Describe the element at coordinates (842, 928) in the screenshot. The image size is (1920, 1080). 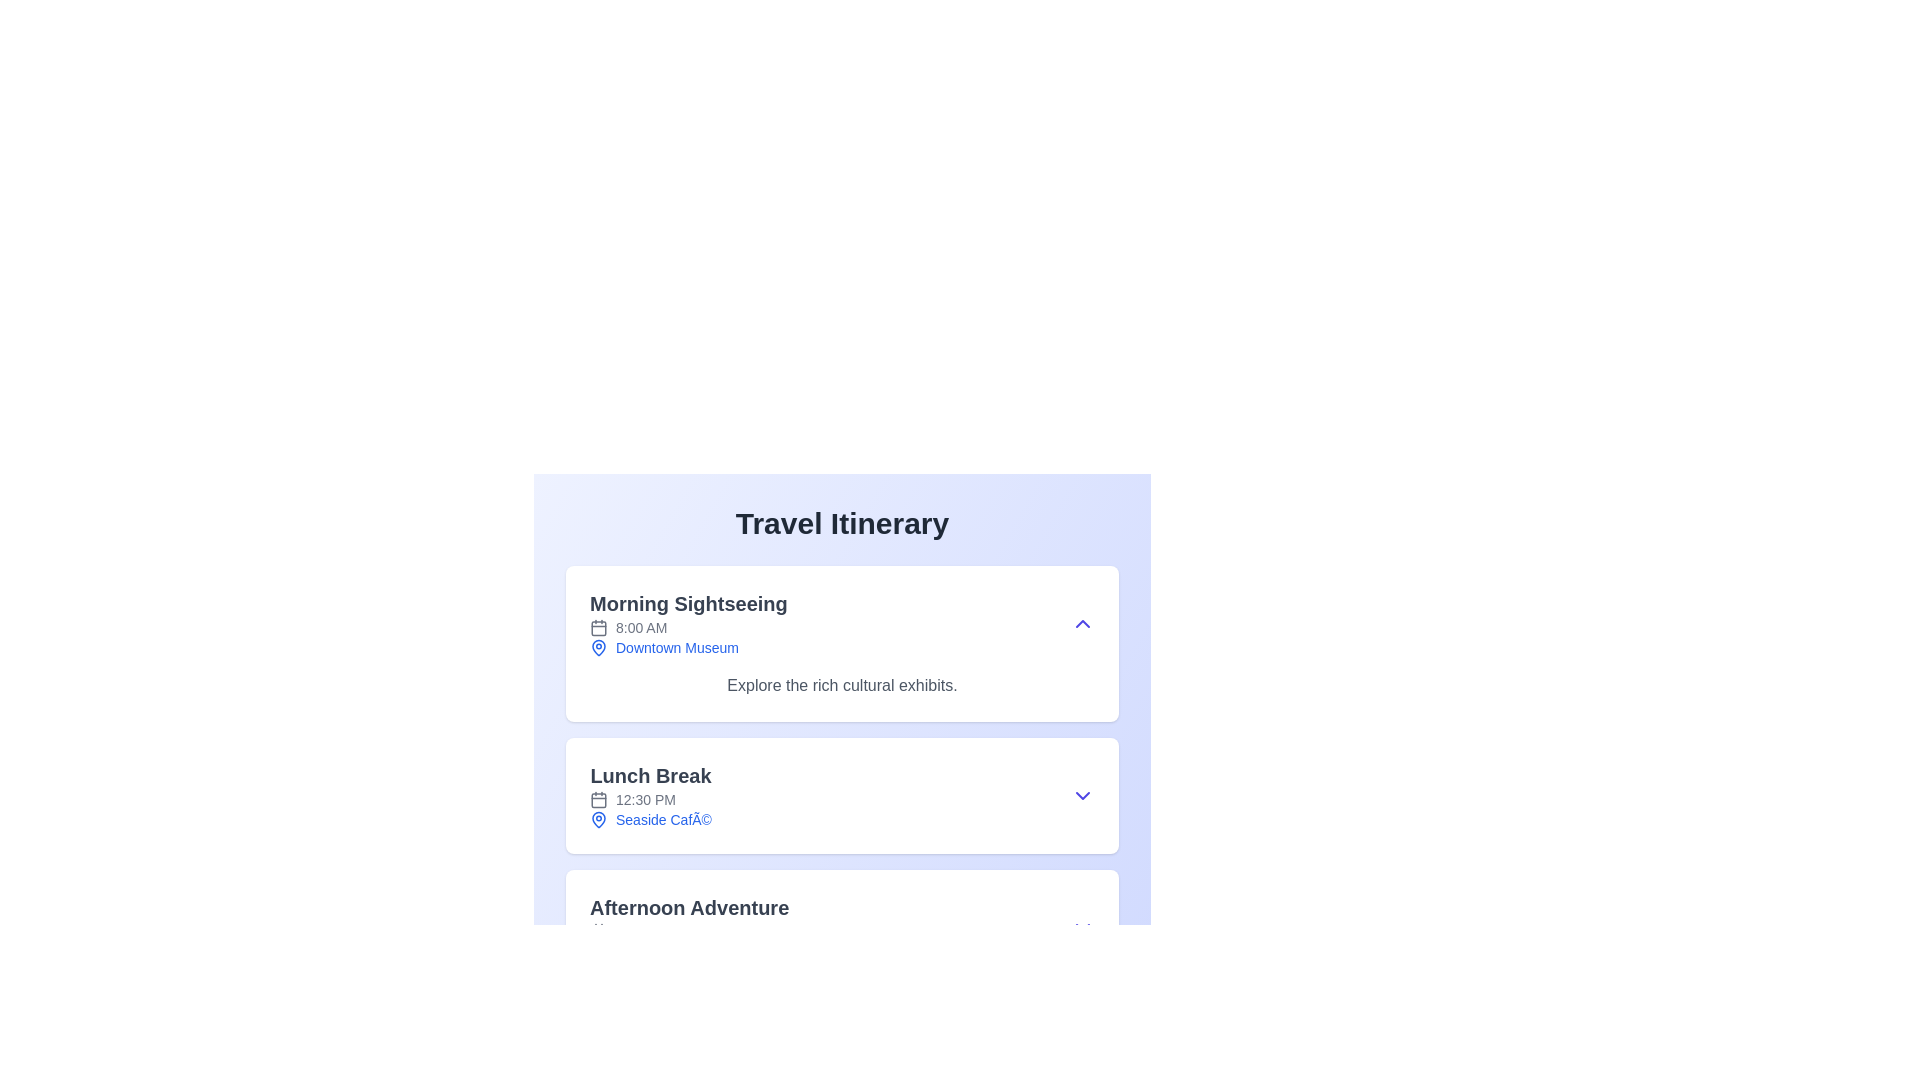
I see `the third card component in the travel itinerary` at that location.